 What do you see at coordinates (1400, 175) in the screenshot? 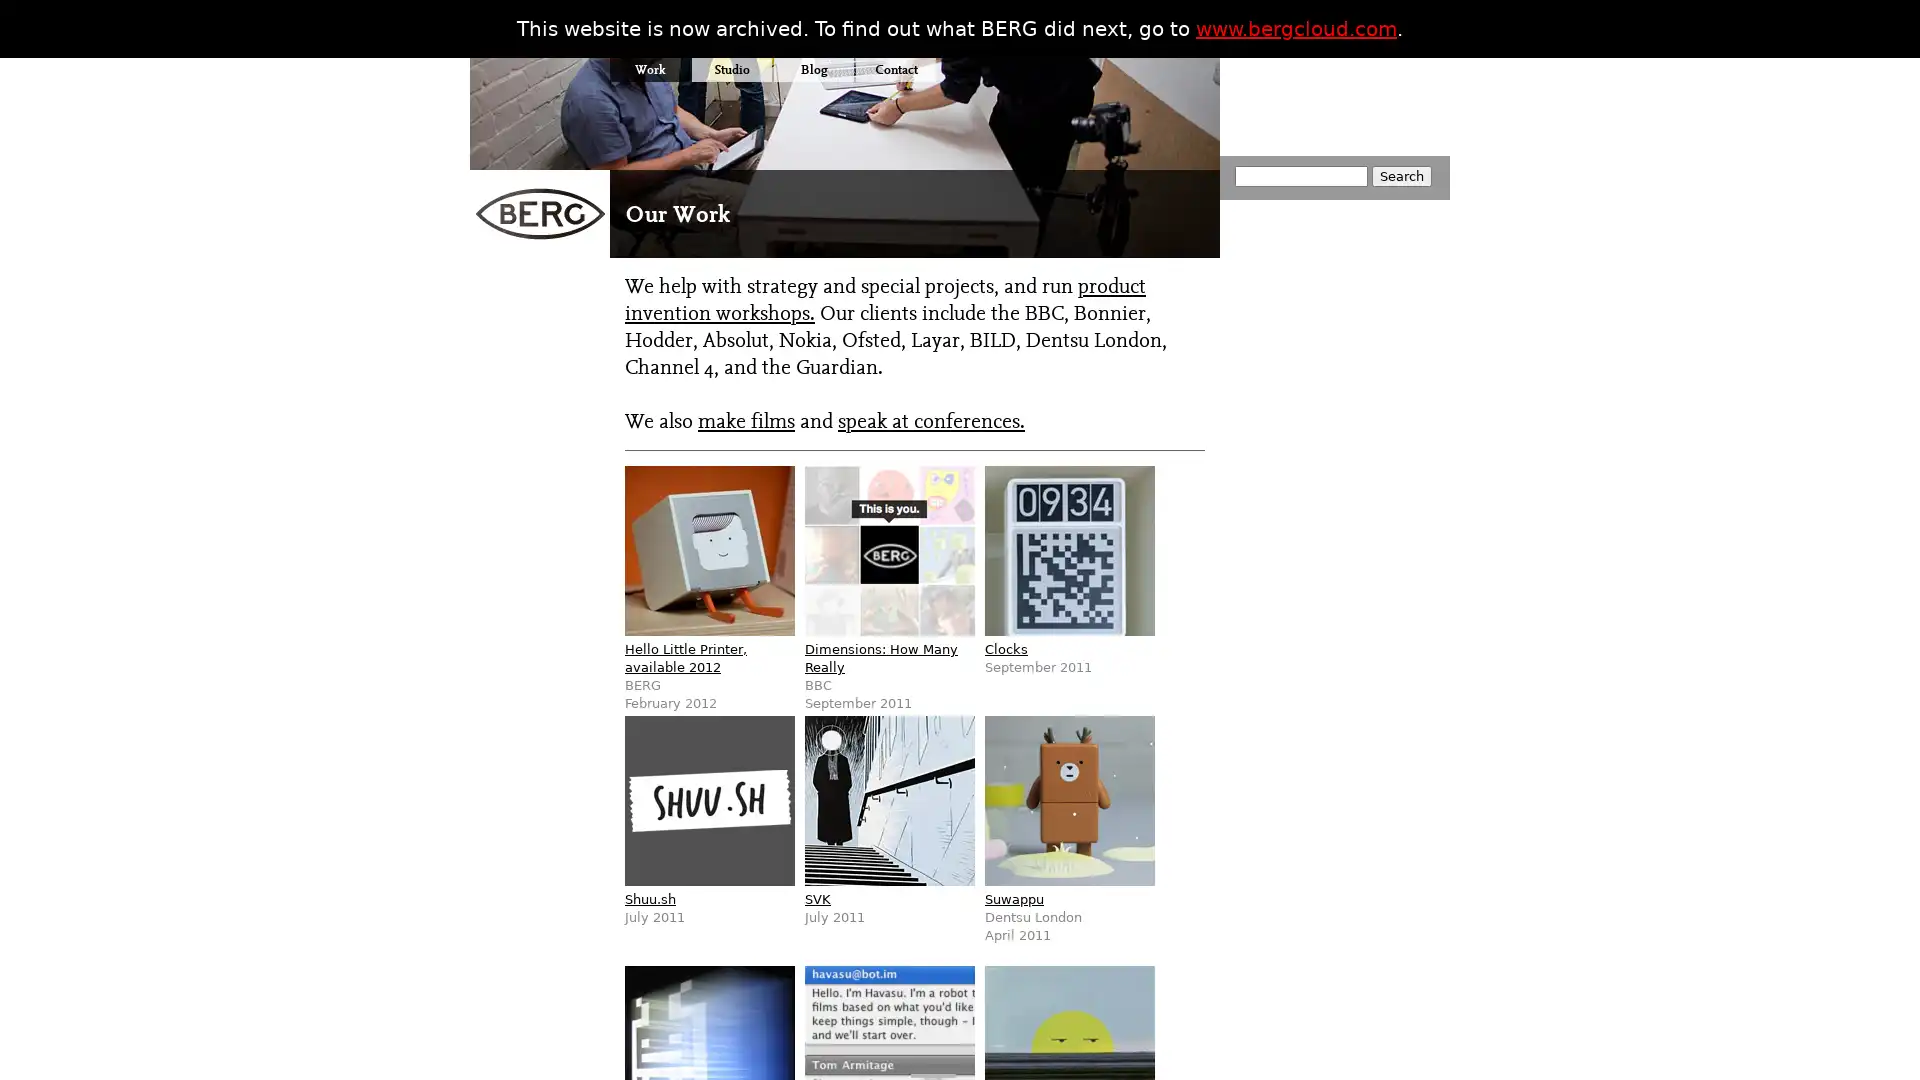
I see `Search` at bounding box center [1400, 175].